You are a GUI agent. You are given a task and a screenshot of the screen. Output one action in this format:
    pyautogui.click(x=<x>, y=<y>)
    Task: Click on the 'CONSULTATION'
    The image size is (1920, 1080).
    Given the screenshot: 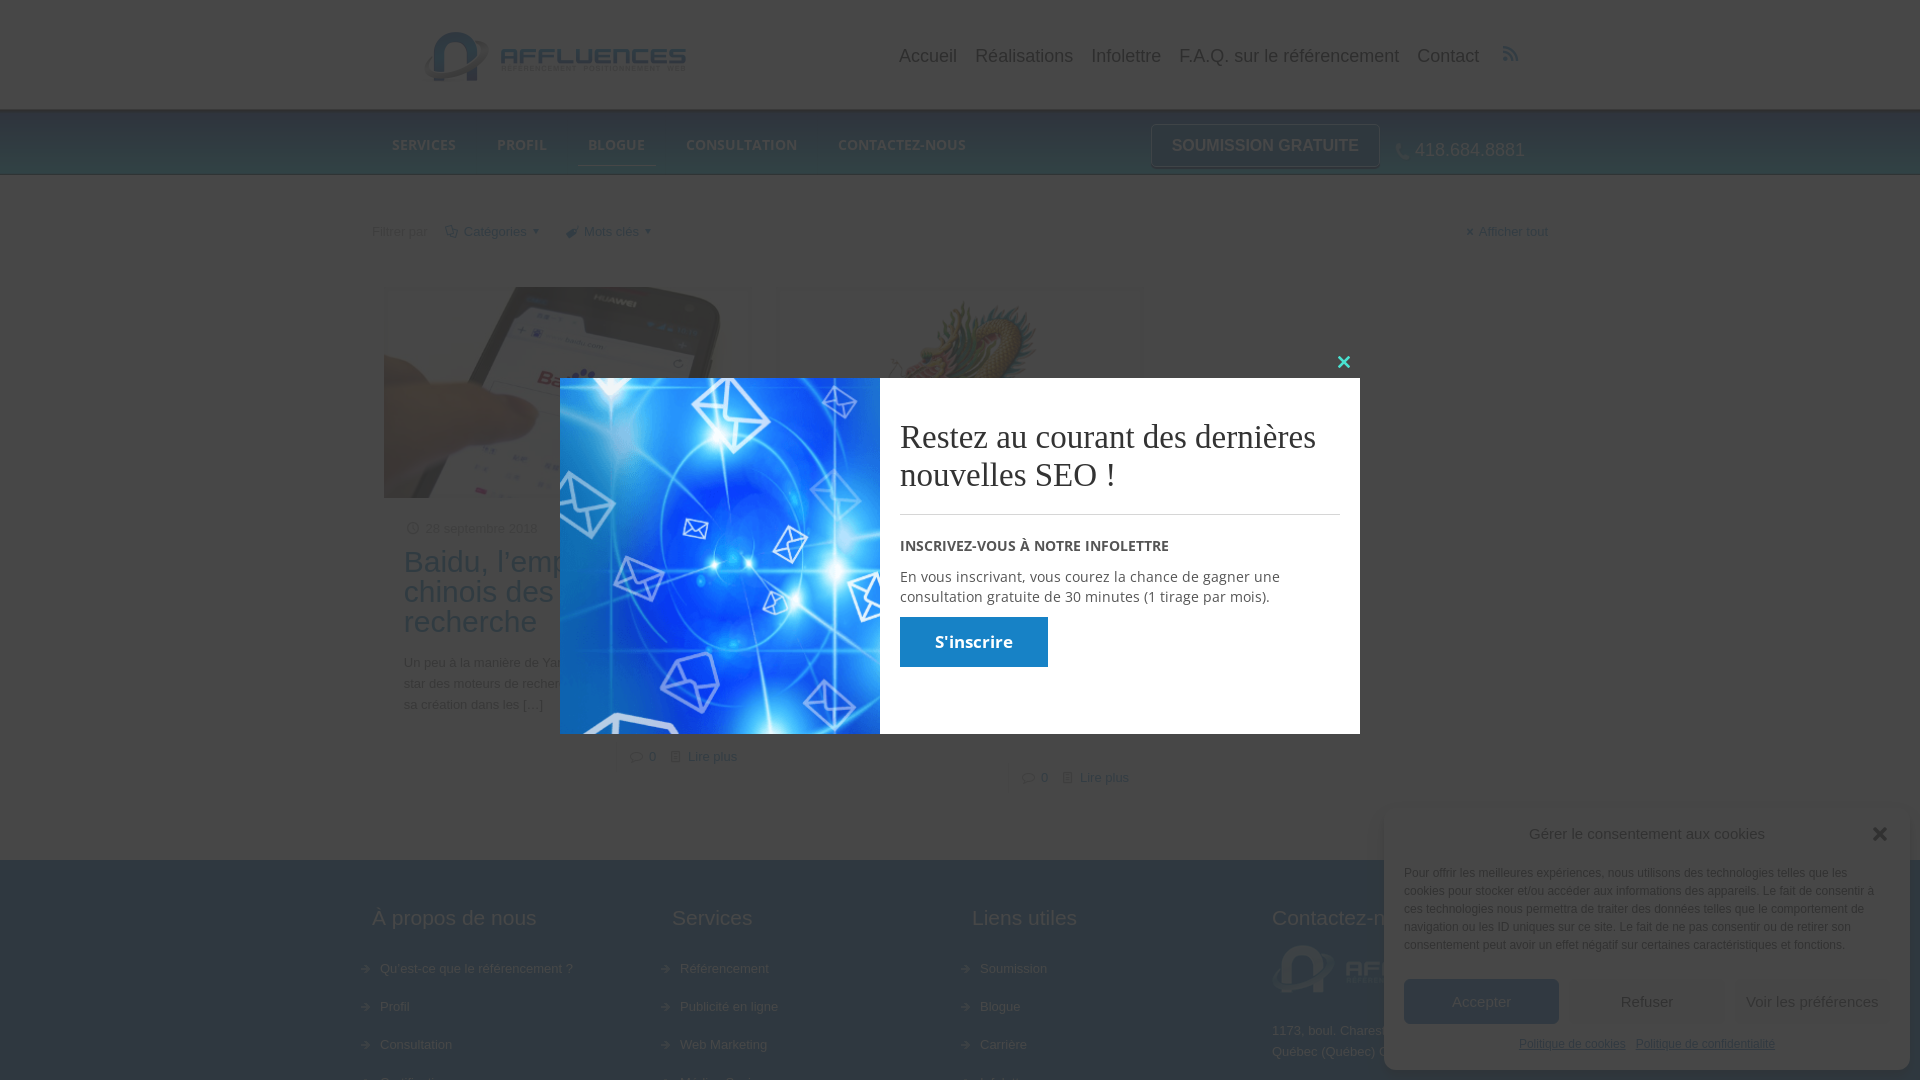 What is the action you would take?
    pyautogui.click(x=741, y=144)
    